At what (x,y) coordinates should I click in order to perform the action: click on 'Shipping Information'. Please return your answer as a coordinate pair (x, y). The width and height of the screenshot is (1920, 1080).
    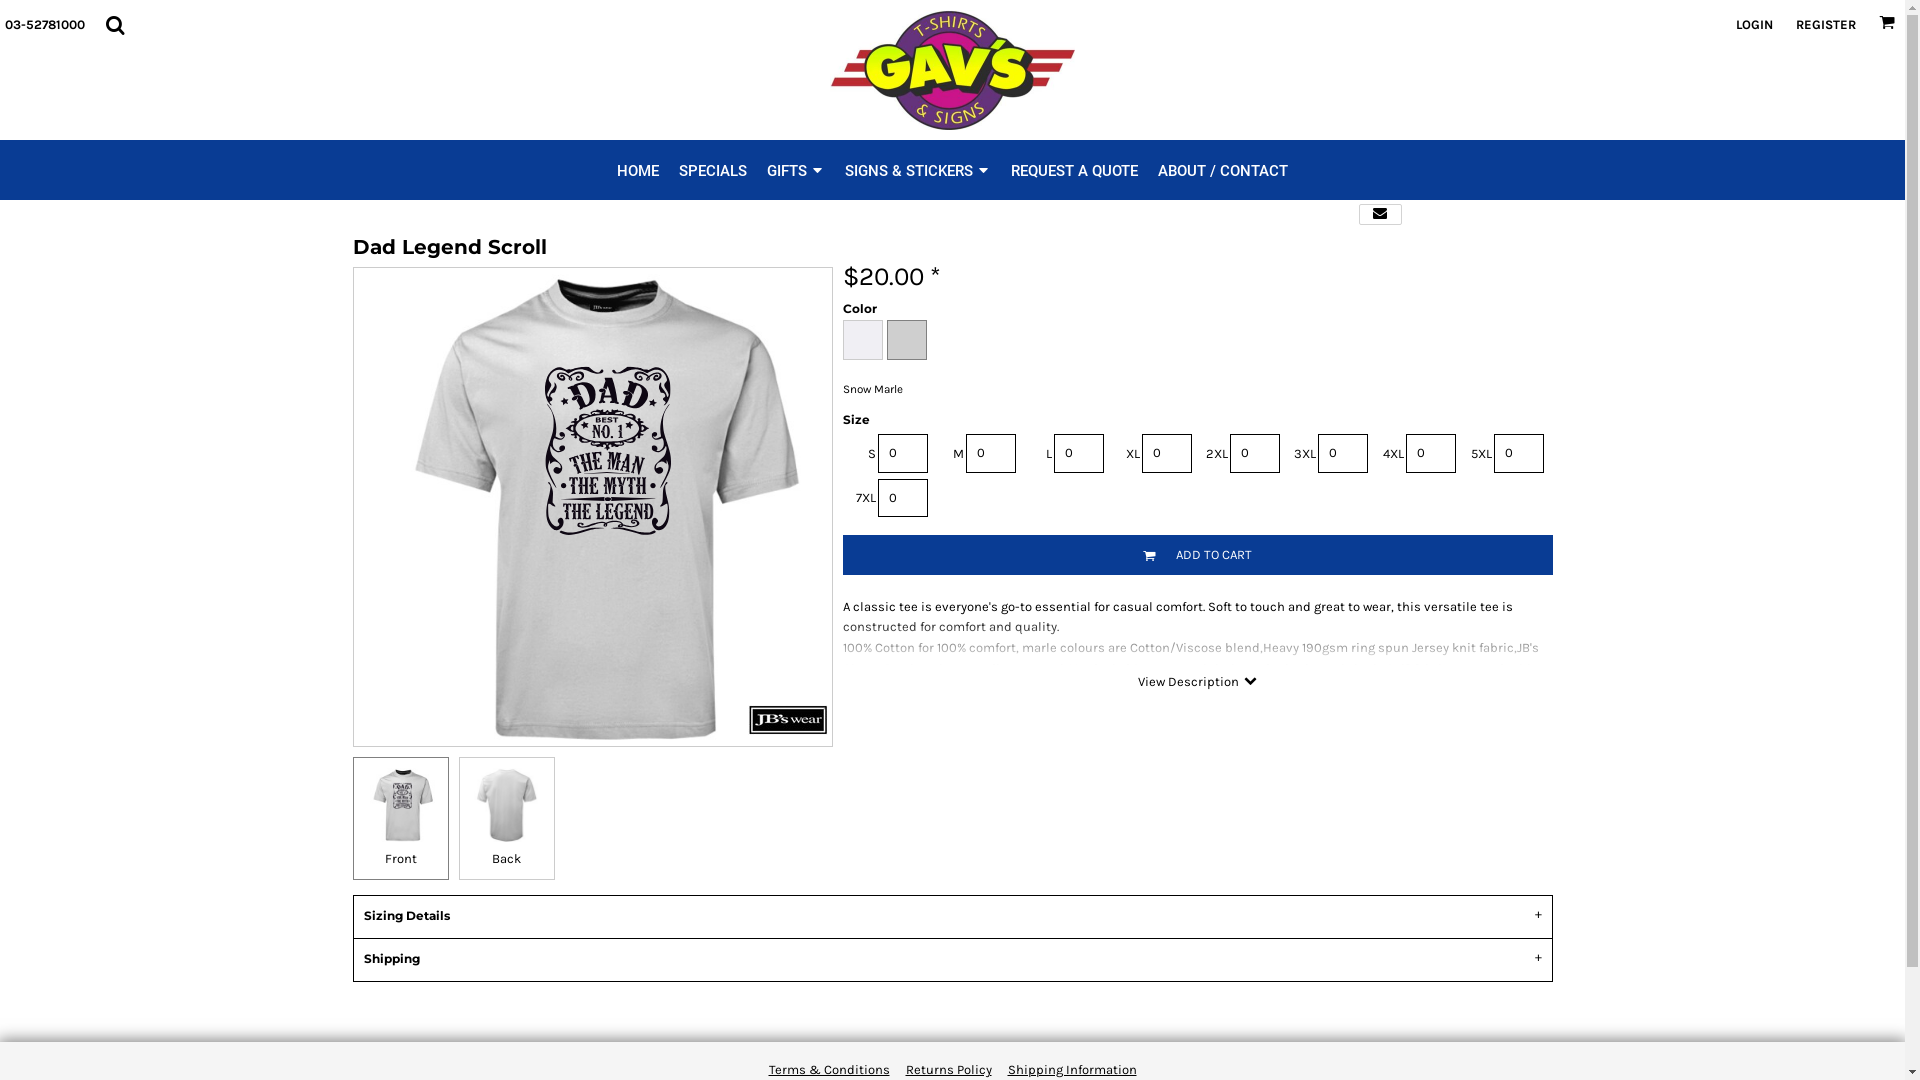
    Looking at the image, I should click on (1071, 1068).